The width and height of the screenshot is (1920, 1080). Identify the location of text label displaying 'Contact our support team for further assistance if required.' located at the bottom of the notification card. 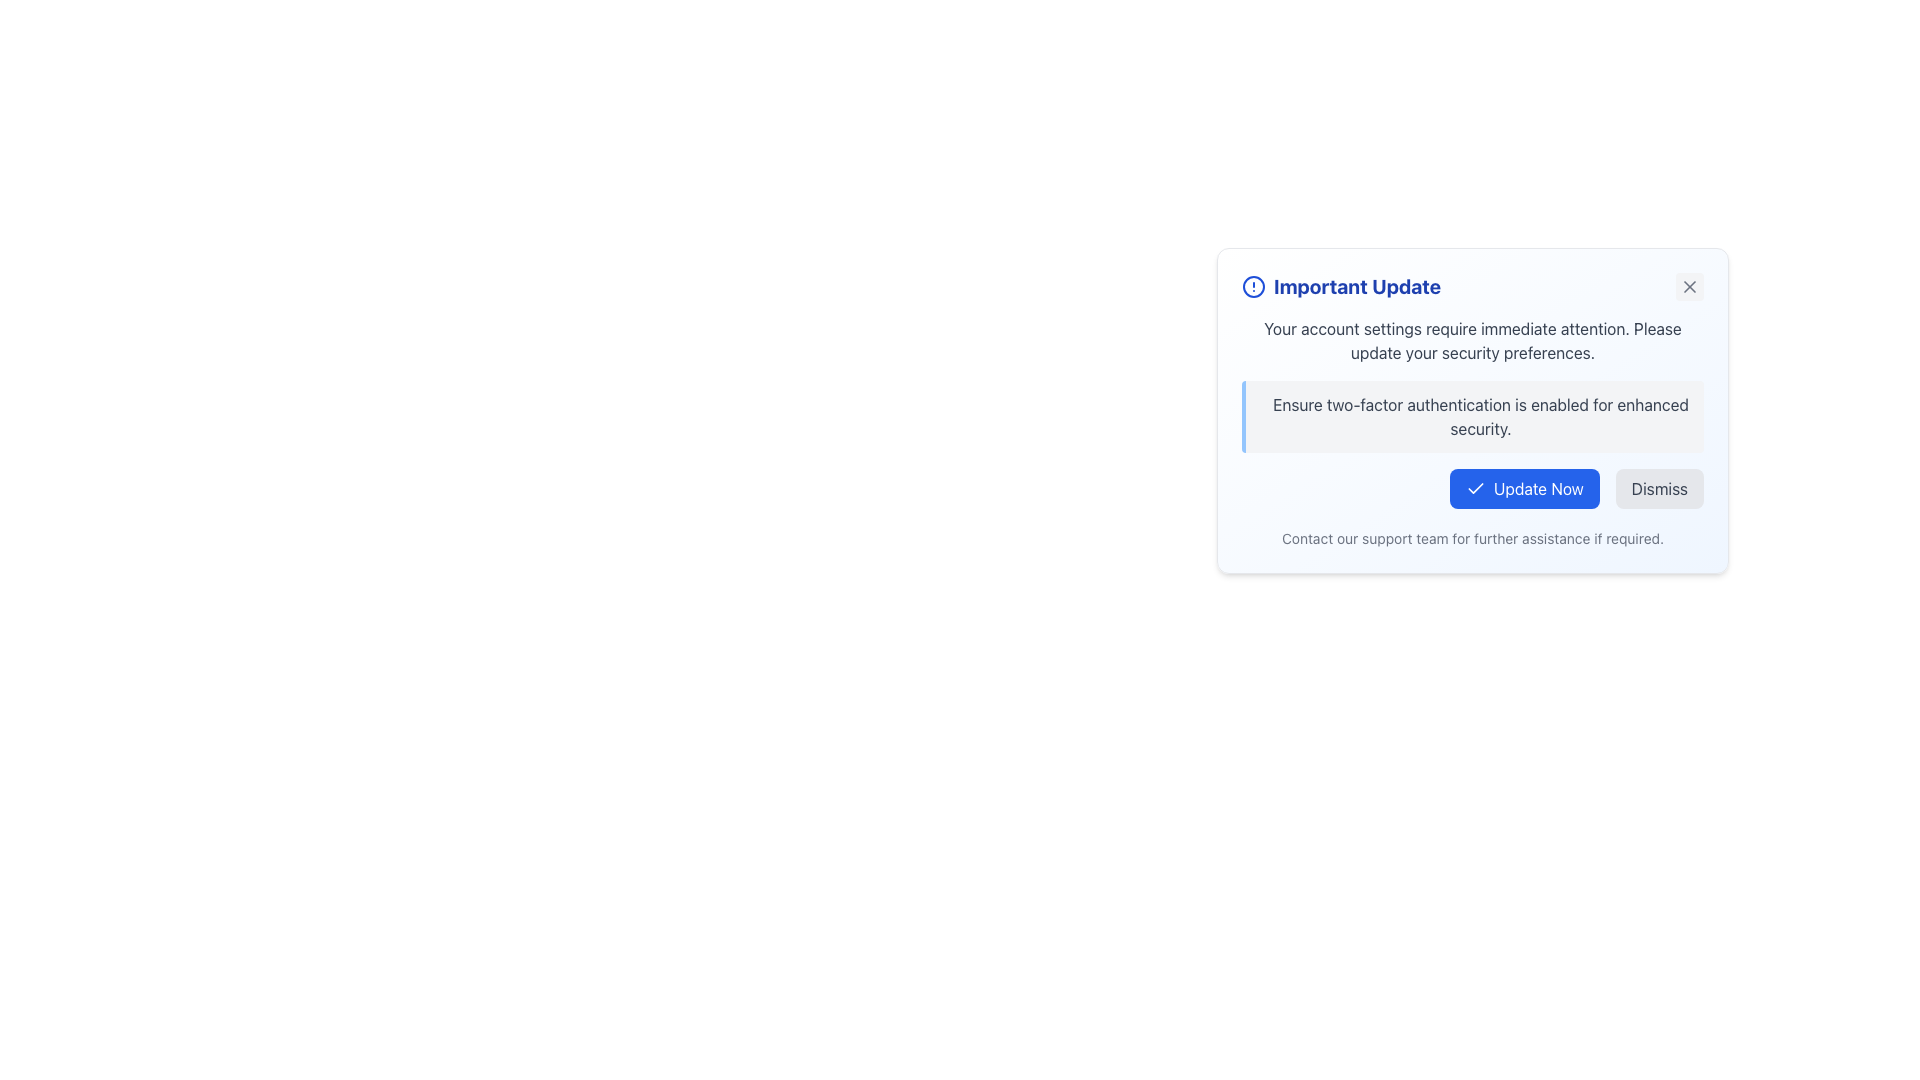
(1473, 538).